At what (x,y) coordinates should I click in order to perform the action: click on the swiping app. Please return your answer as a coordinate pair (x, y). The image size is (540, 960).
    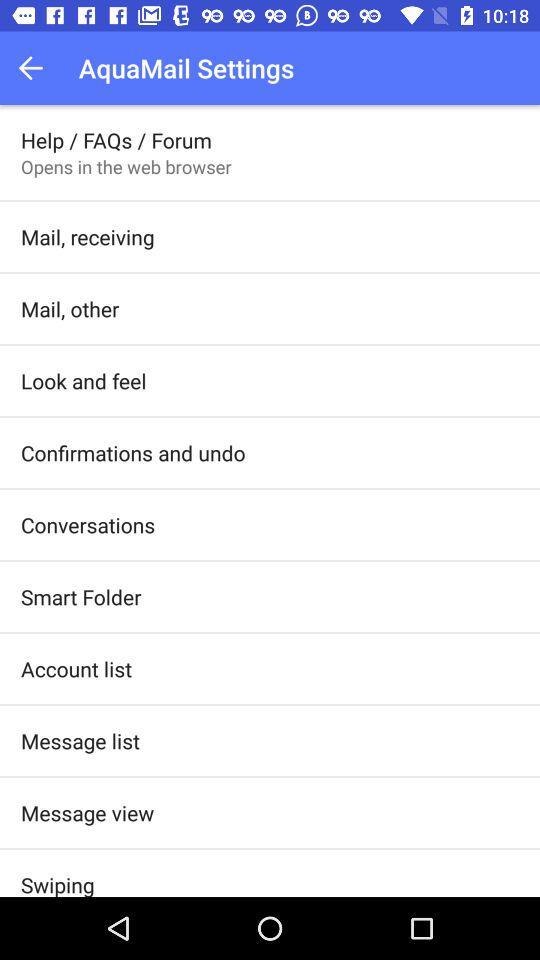
    Looking at the image, I should click on (57, 882).